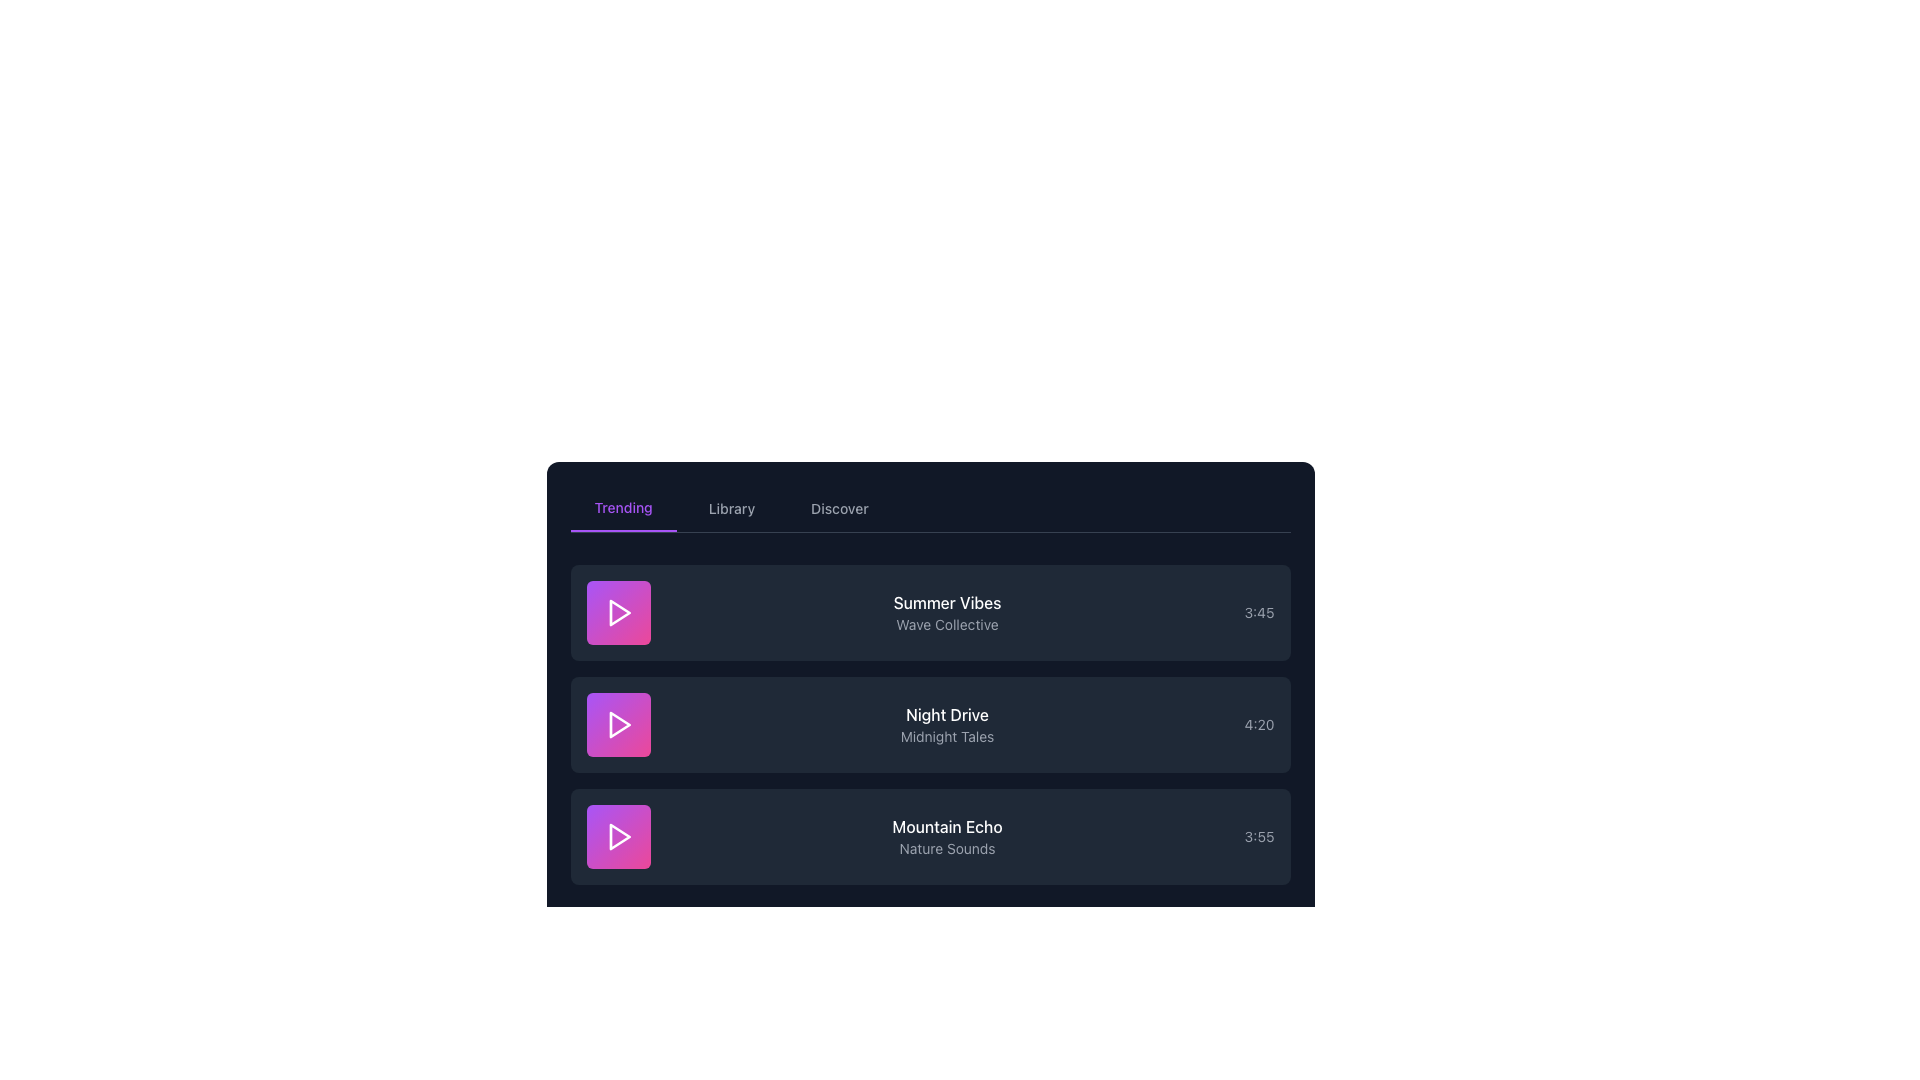 The width and height of the screenshot is (1920, 1080). I want to click on the pink triangular play icon located under the 'Trending' tab, which is the topmost of three similar icons, so click(618, 612).